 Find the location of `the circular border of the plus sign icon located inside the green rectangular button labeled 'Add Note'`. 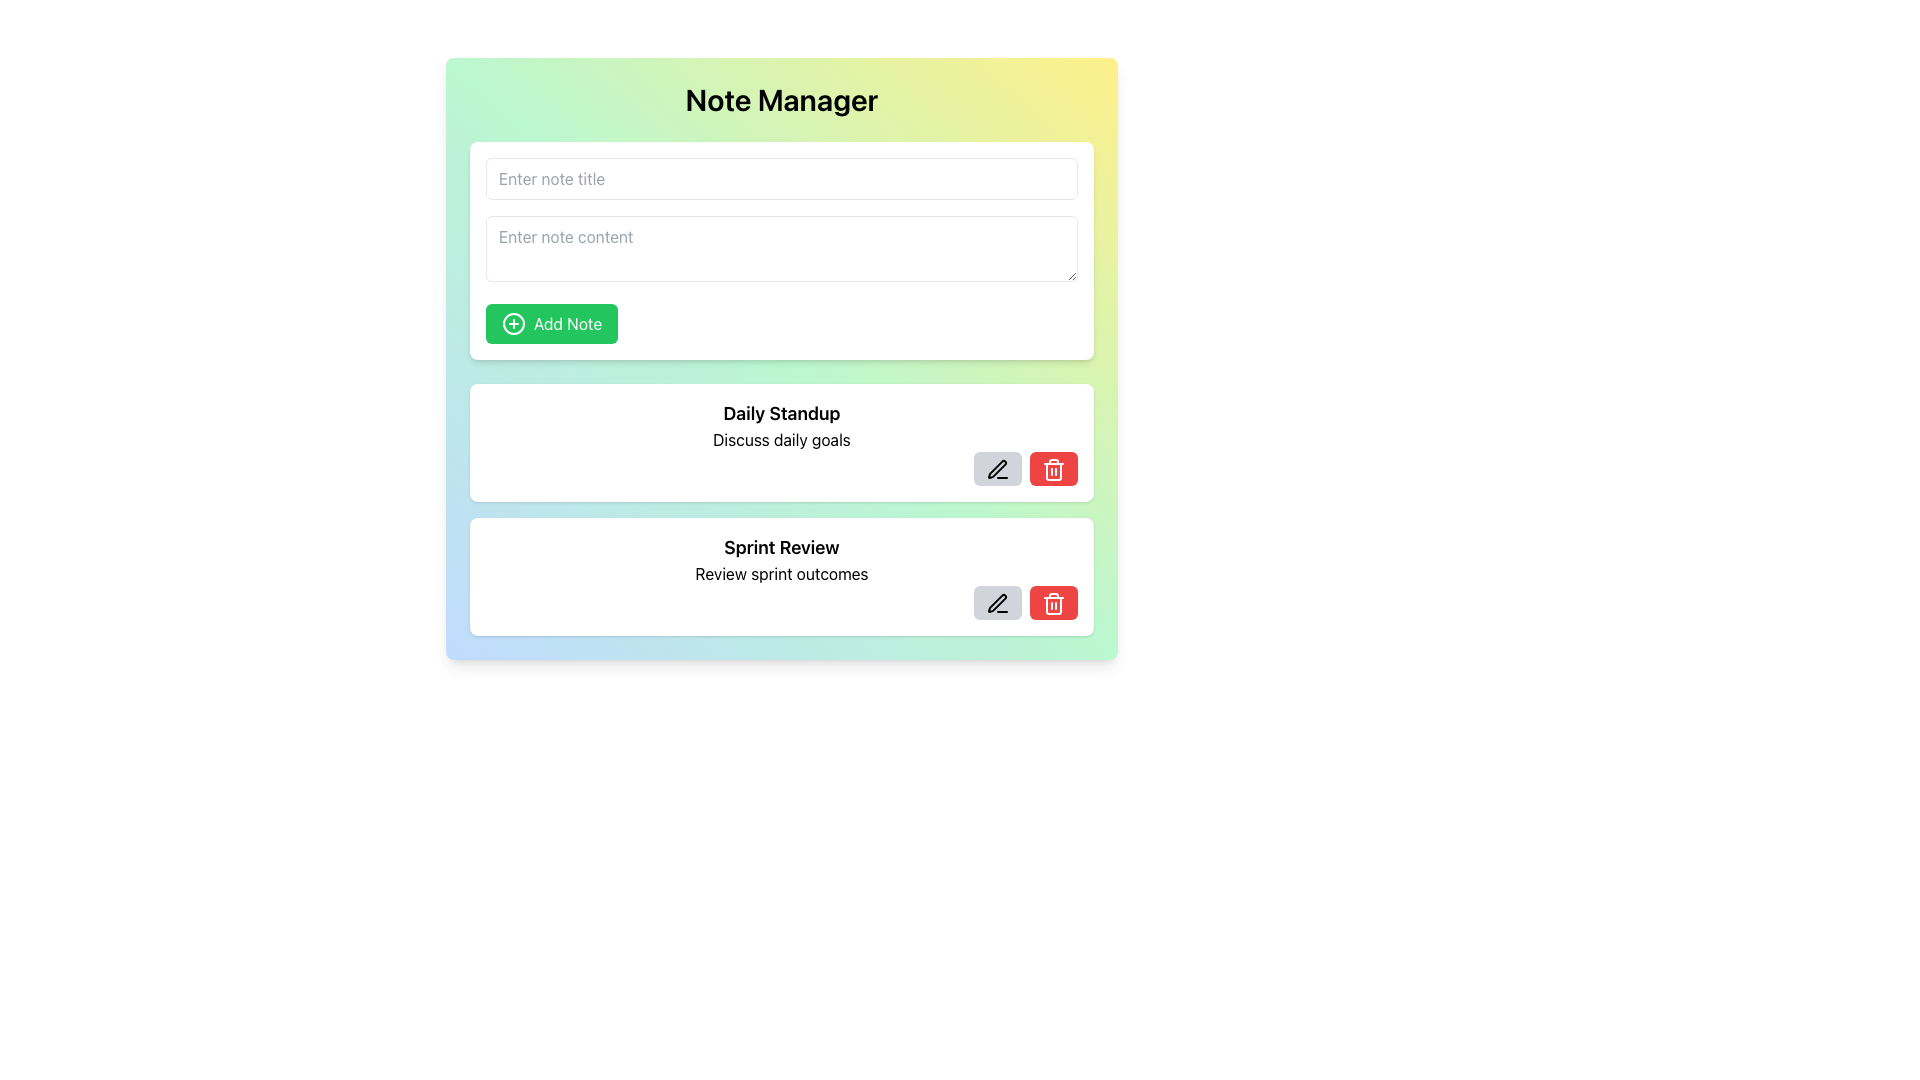

the circular border of the plus sign icon located inside the green rectangular button labeled 'Add Note' is located at coordinates (513, 323).